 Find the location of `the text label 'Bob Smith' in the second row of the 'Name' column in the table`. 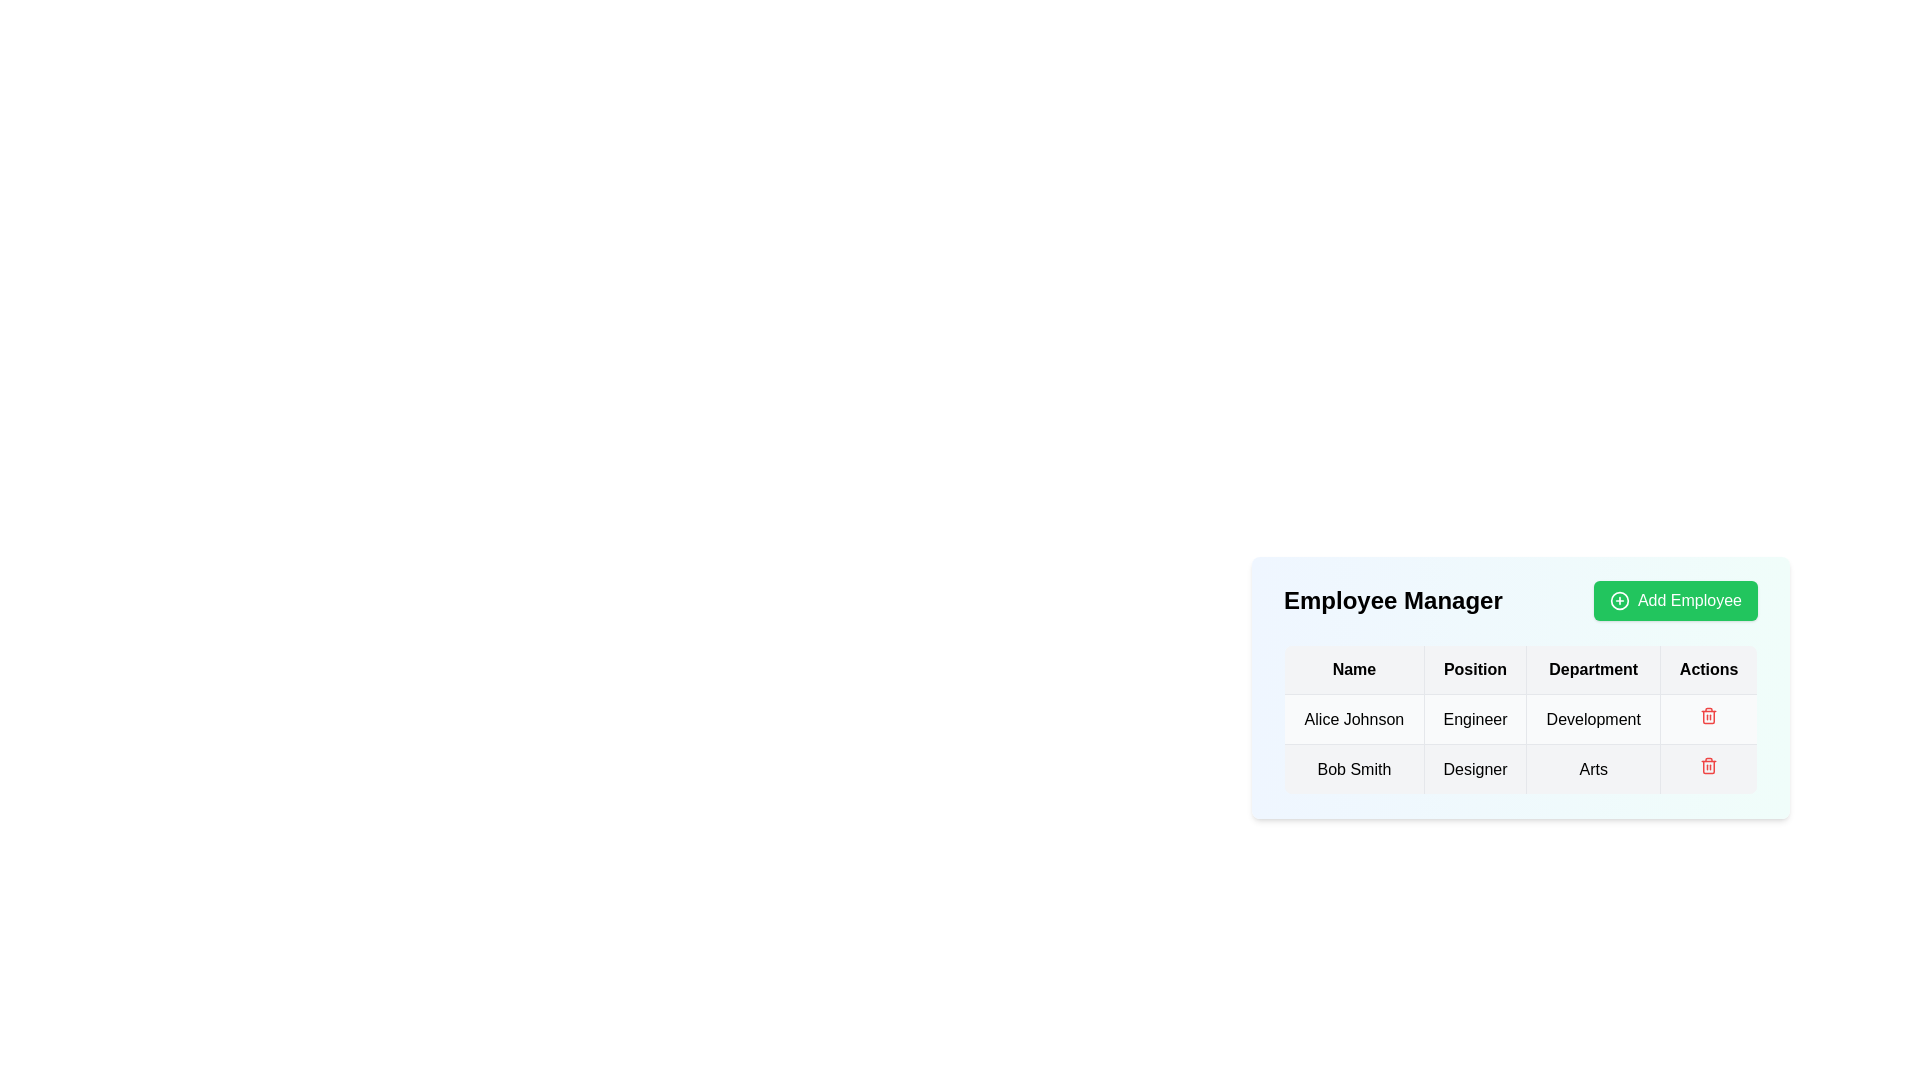

the text label 'Bob Smith' in the second row of the 'Name' column in the table is located at coordinates (1354, 768).